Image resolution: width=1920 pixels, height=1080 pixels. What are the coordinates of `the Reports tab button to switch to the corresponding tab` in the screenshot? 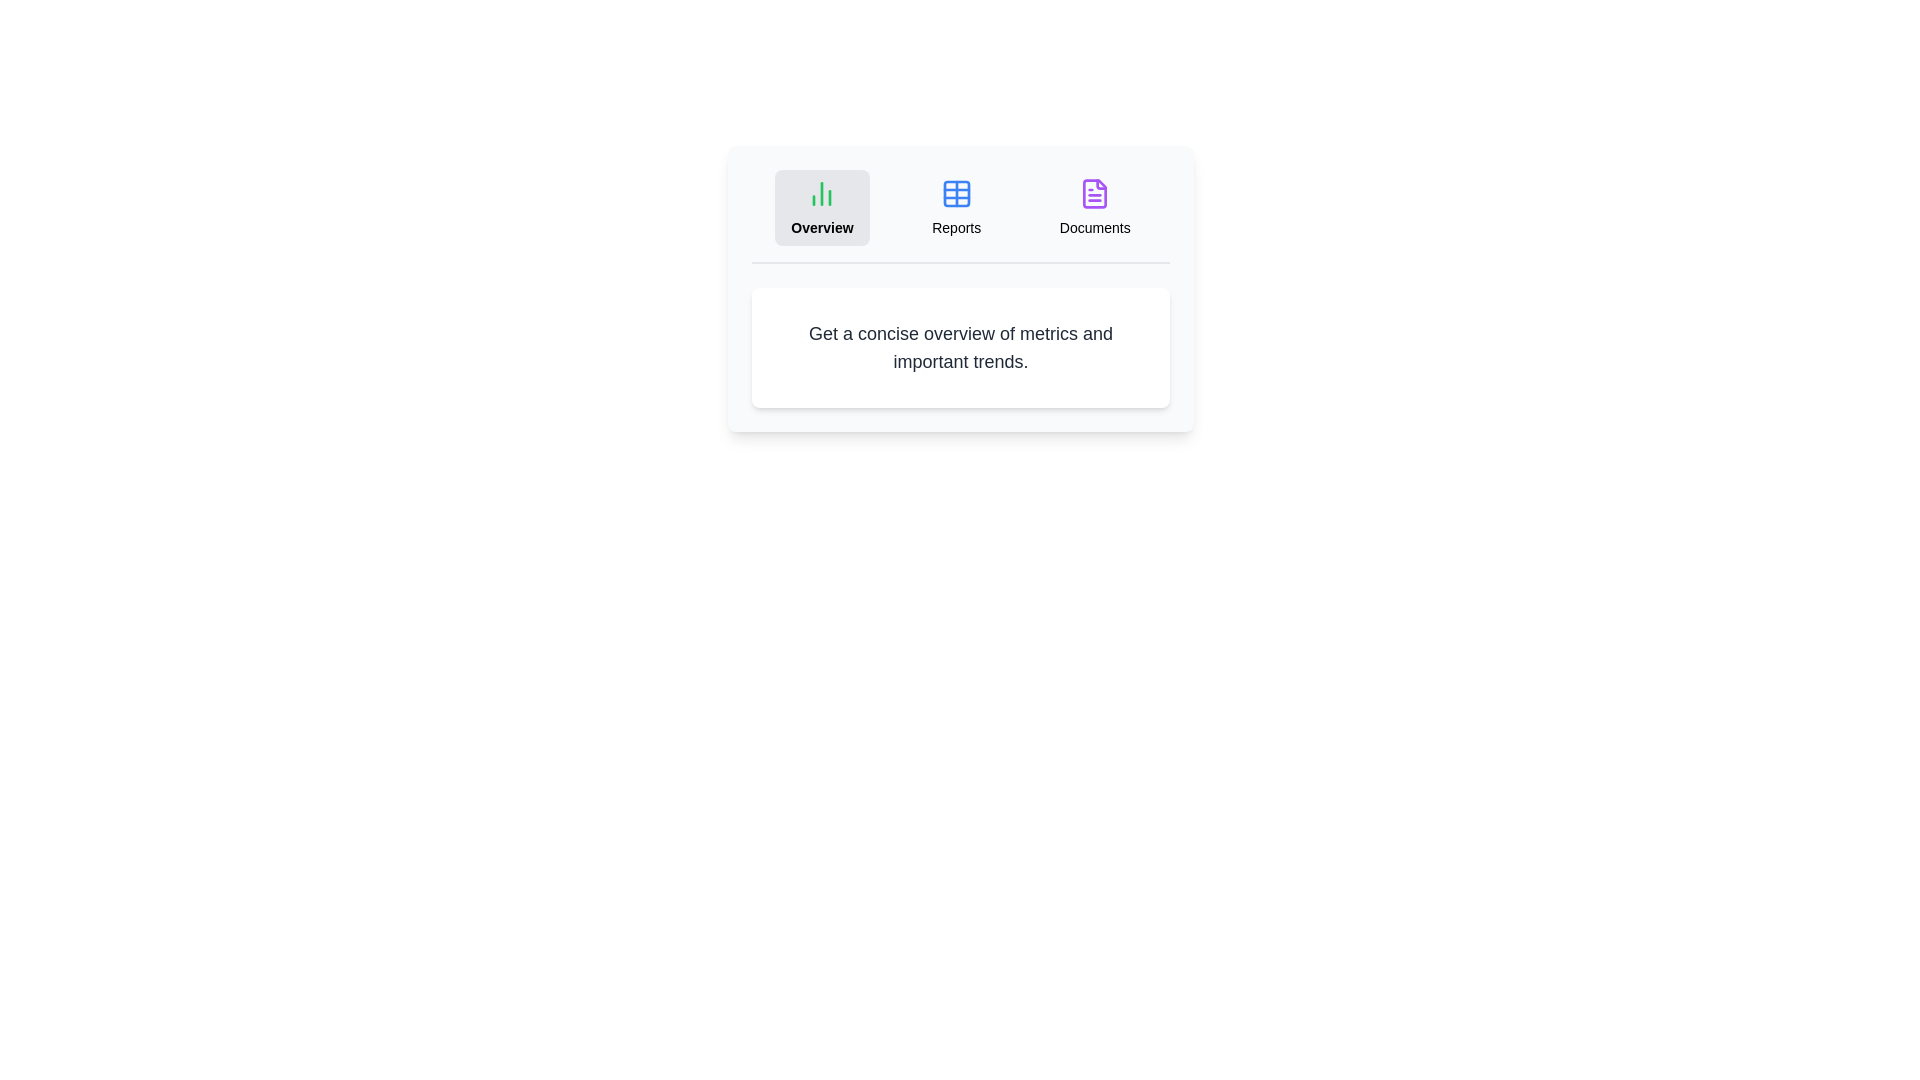 It's located at (955, 208).